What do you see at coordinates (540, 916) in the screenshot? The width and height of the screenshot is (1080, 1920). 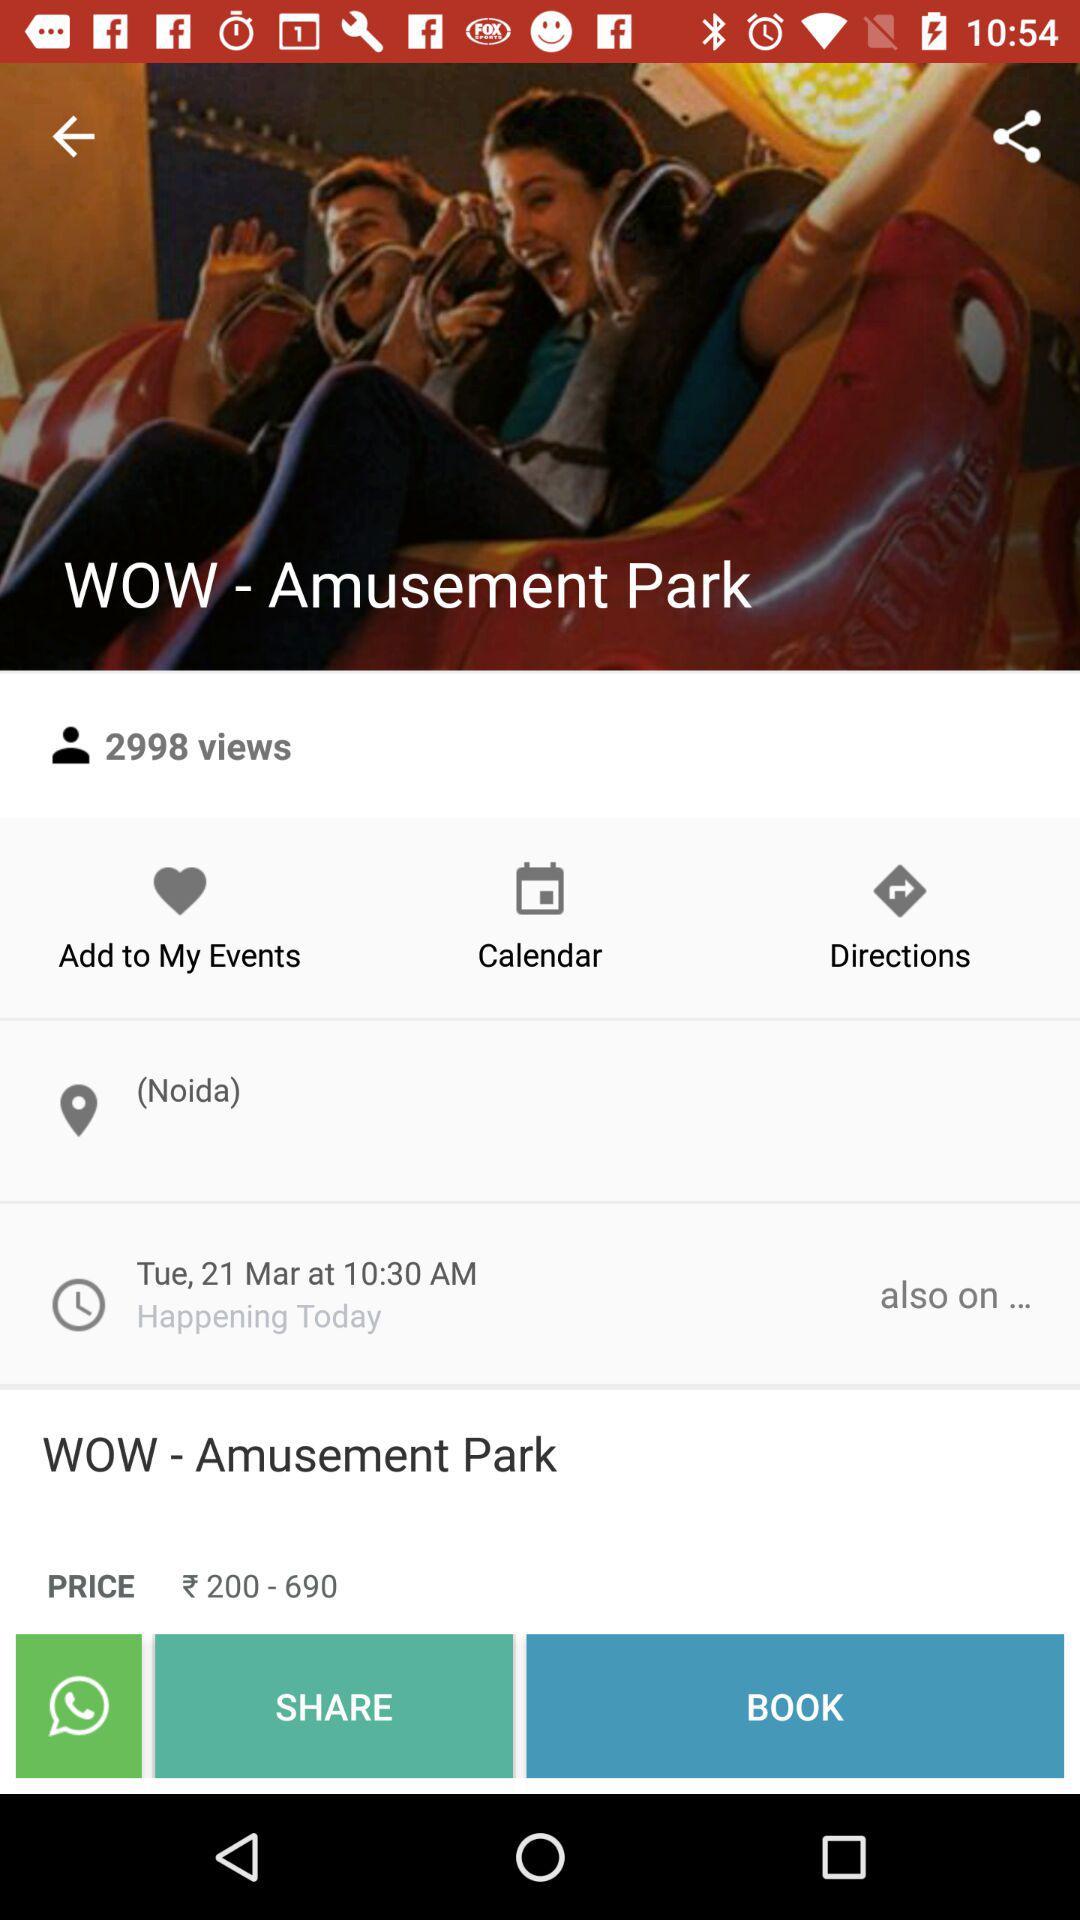 I see `the icon to the left of directions icon` at bounding box center [540, 916].